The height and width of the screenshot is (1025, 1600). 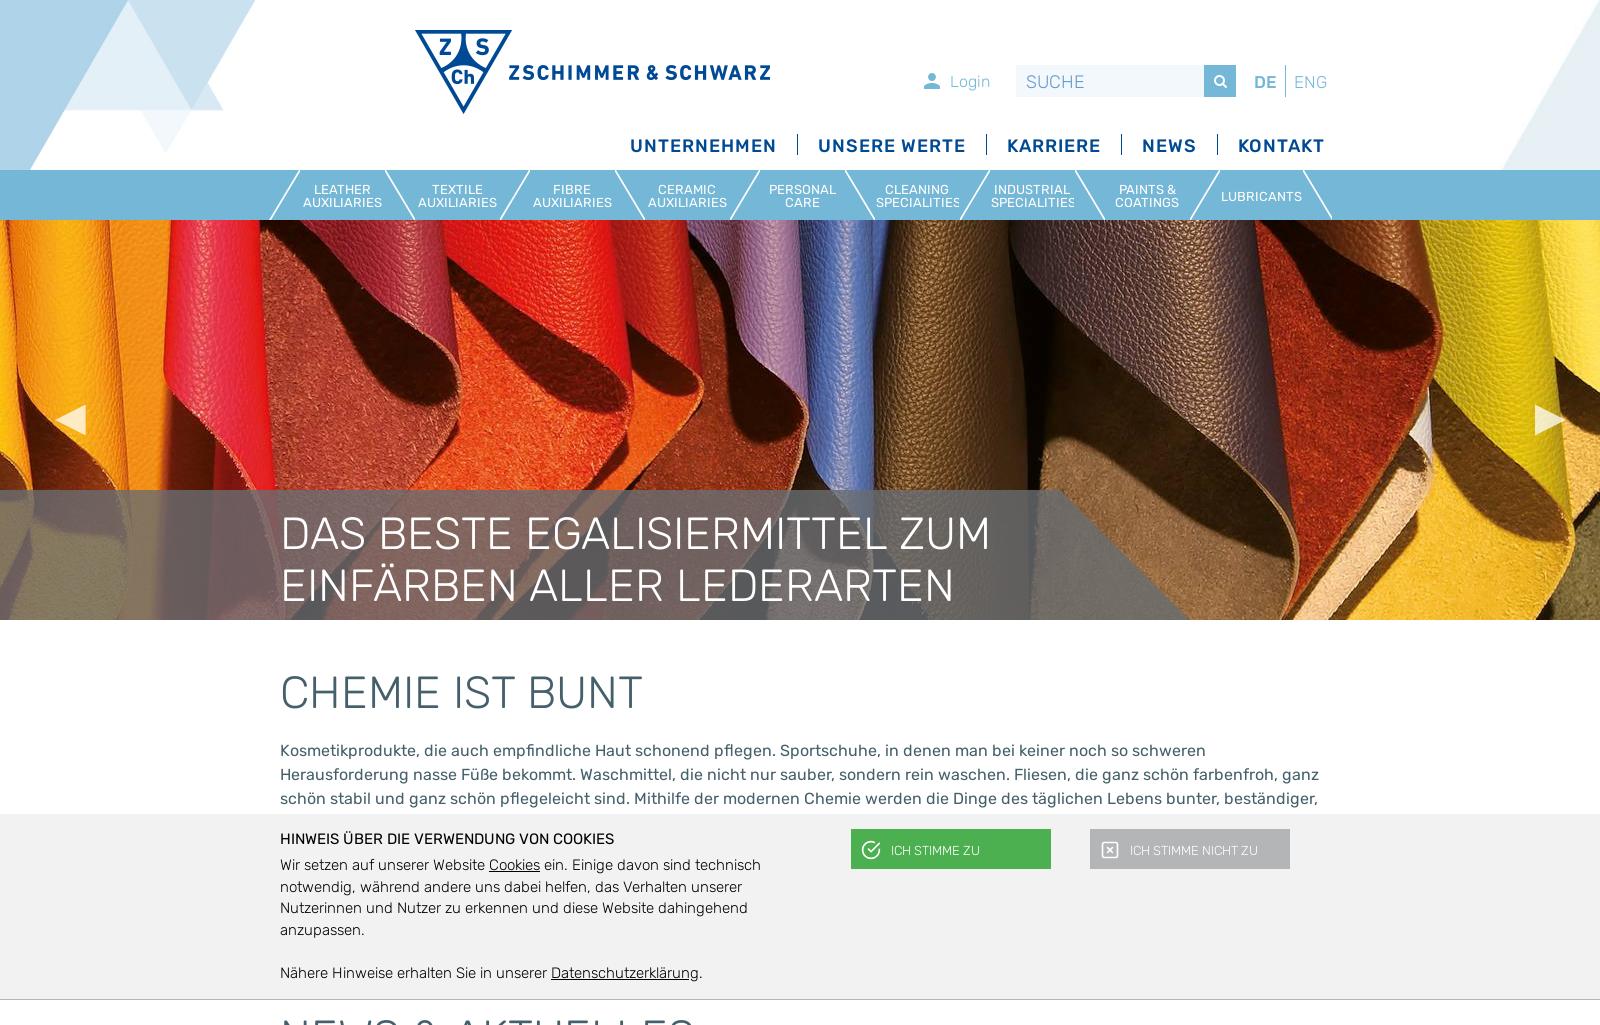 I want to click on 'ein. Einige davon sind technisch notwendig, während andere uns dabei helfen, das Verhalten unserer Nutzerinnen und Nutzer zu erkennen und diese Website dahingehend anzupassen.', so click(x=280, y=896).